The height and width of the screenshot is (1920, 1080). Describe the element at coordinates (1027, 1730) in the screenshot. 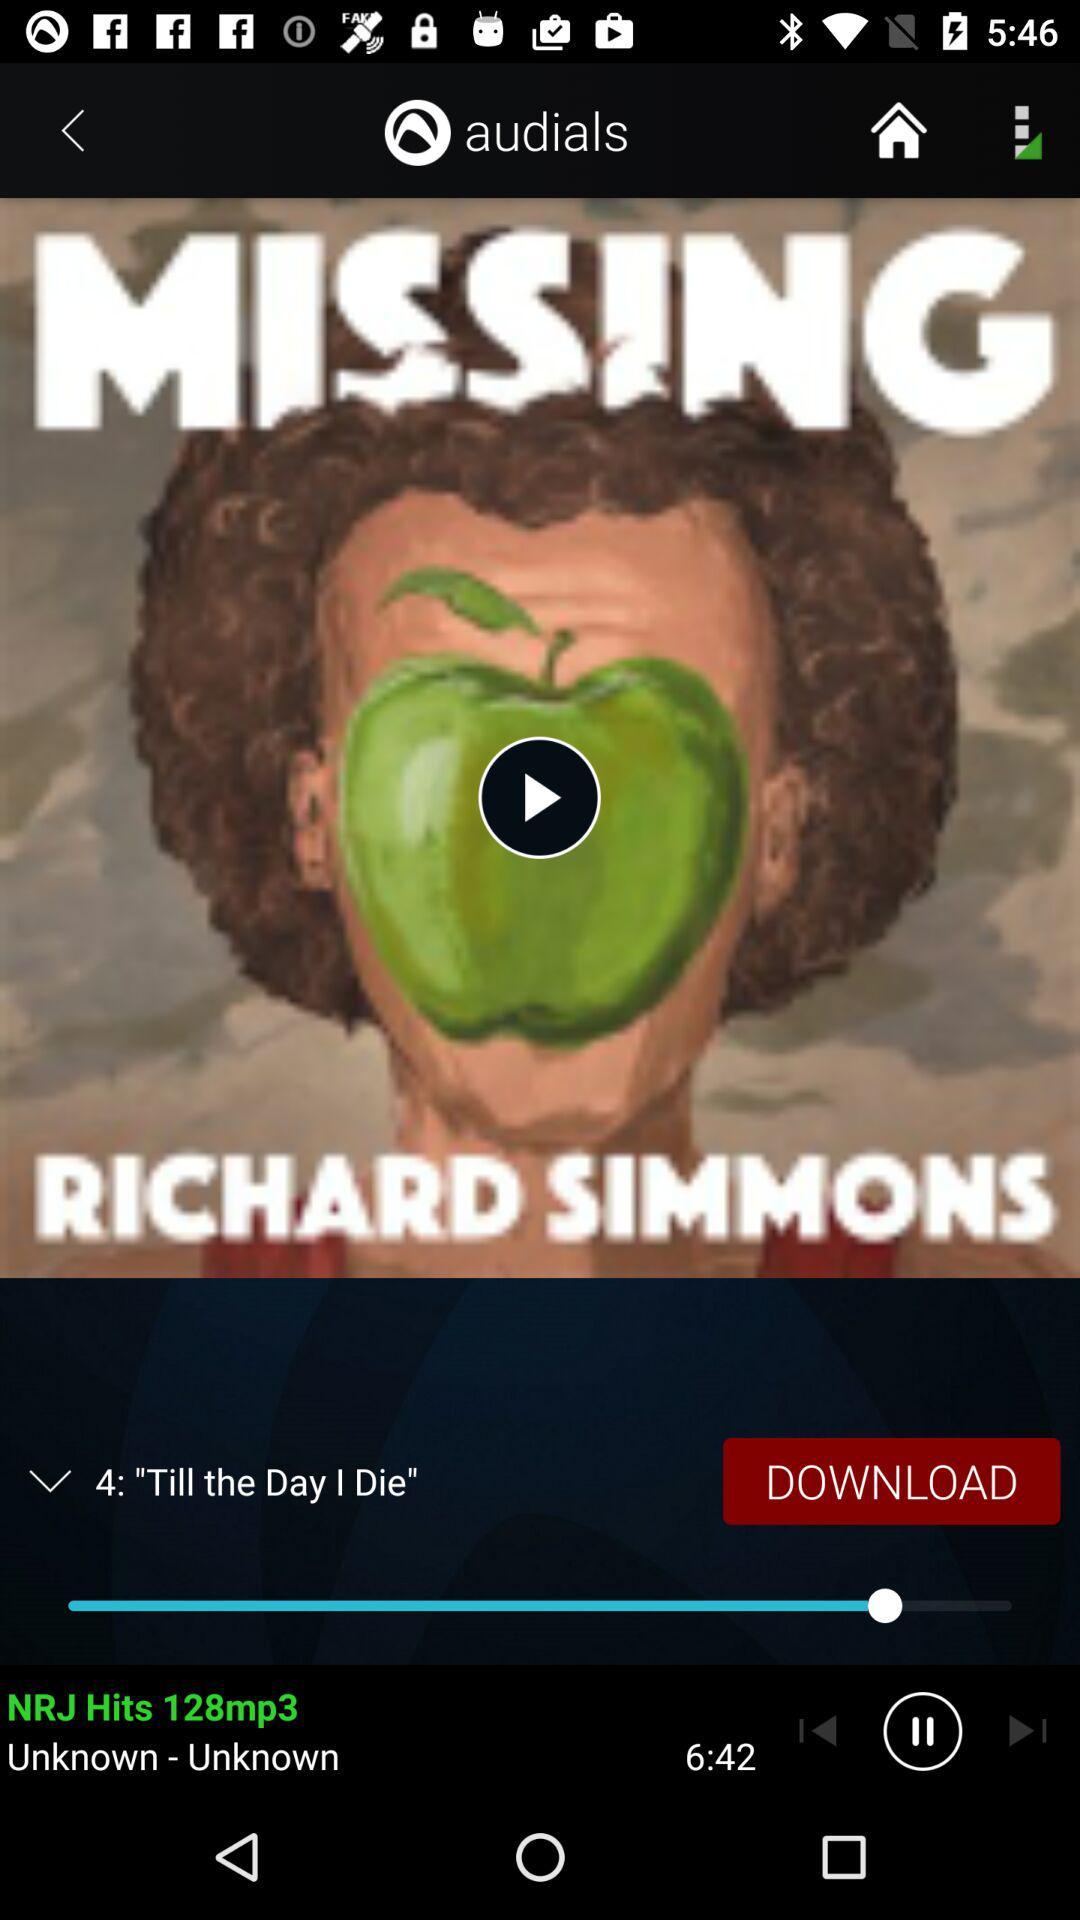

I see `next button` at that location.